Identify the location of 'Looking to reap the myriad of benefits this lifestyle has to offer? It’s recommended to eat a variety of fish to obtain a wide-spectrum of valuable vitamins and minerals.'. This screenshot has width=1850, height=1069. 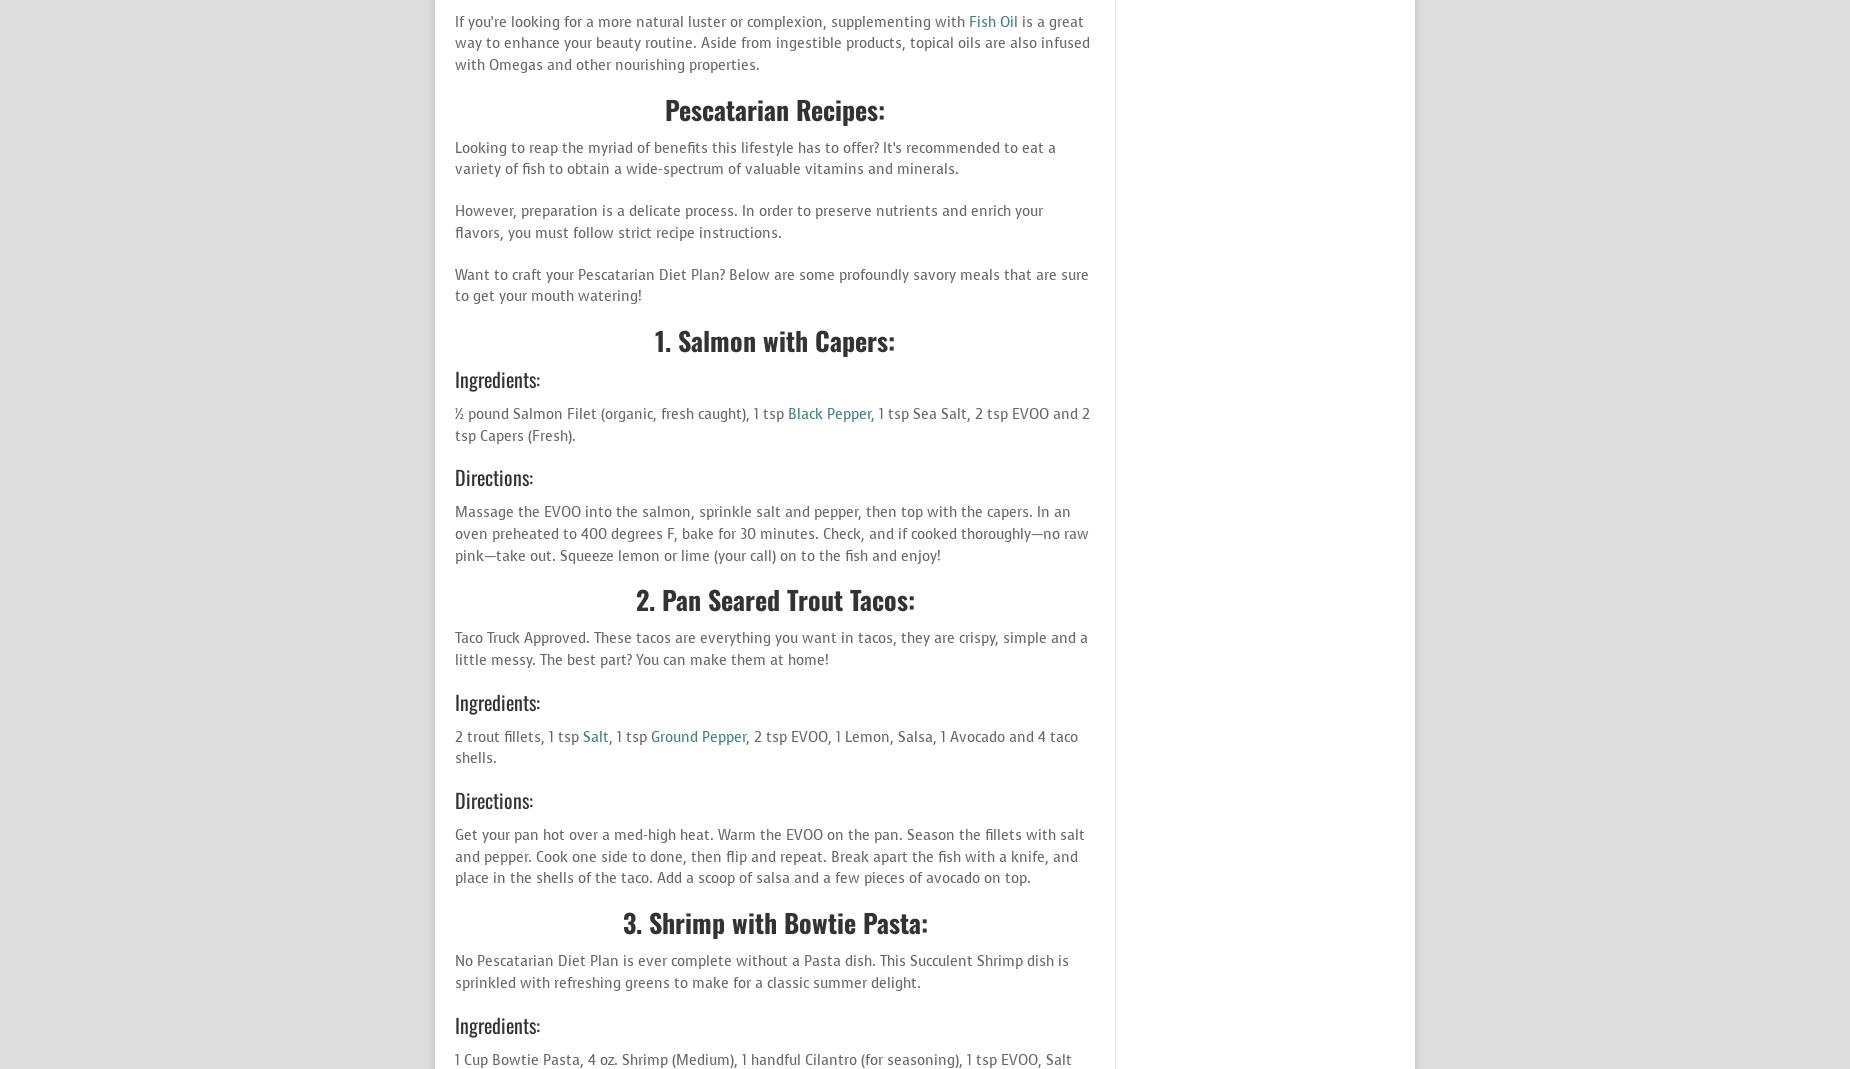
(453, 158).